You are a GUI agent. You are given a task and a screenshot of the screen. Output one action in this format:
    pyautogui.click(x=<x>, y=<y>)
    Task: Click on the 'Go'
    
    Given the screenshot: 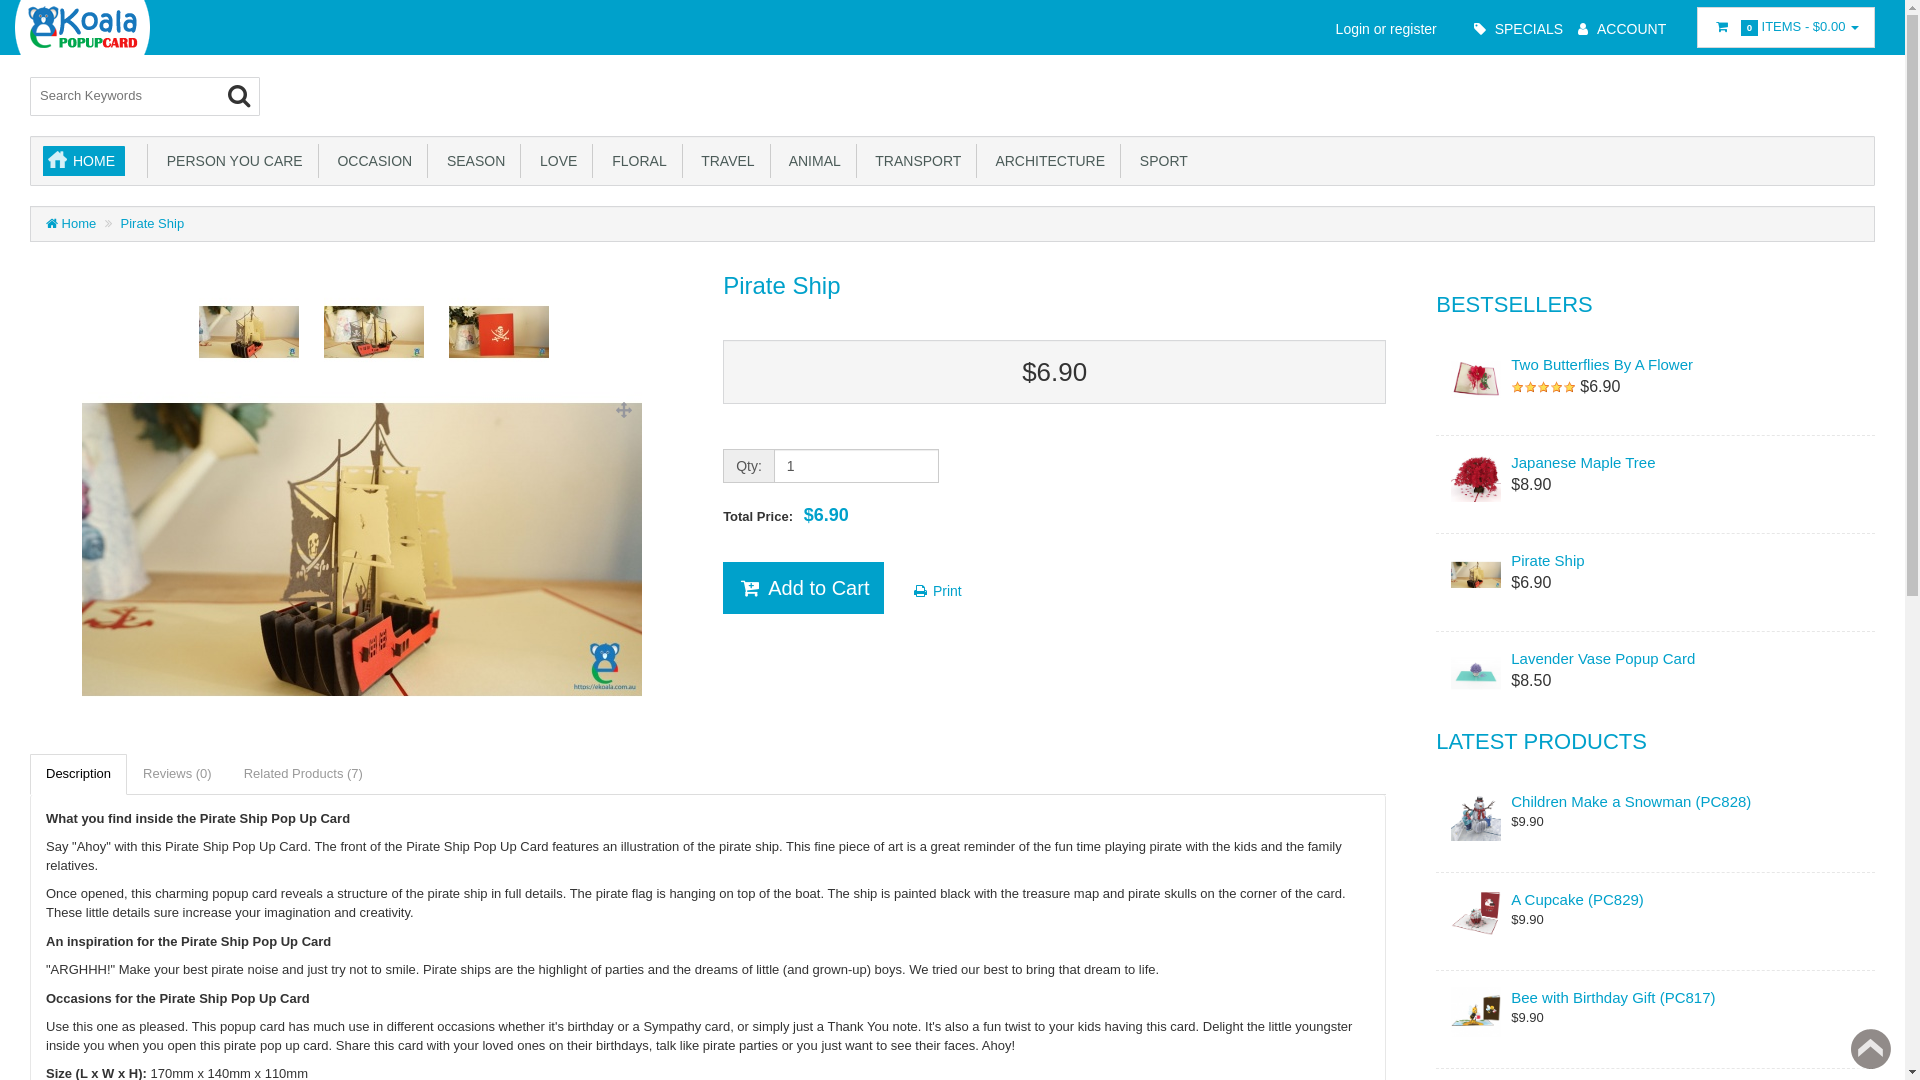 What is the action you would take?
    pyautogui.click(x=227, y=96)
    